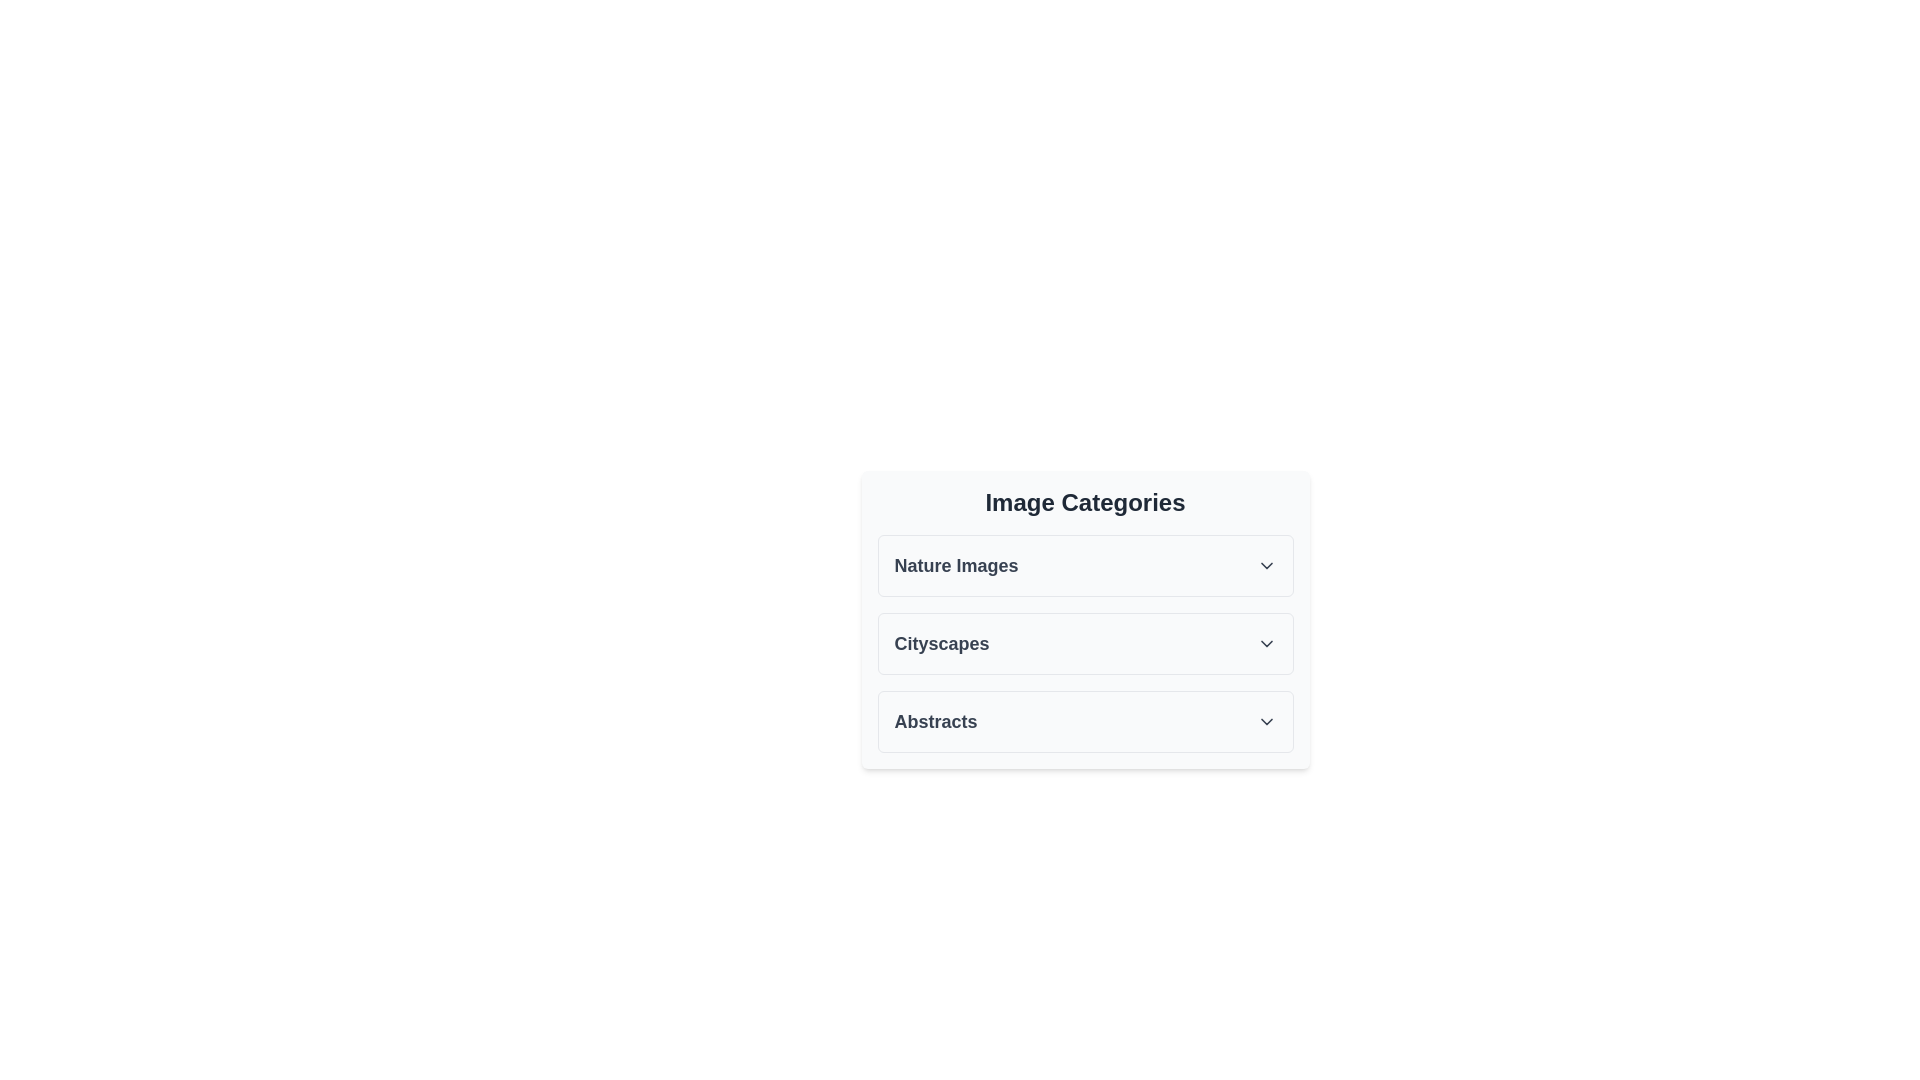 This screenshot has height=1080, width=1920. Describe the element at coordinates (1265, 566) in the screenshot. I see `the toggle icon for the Nature Images section to expand or collapse it` at that location.